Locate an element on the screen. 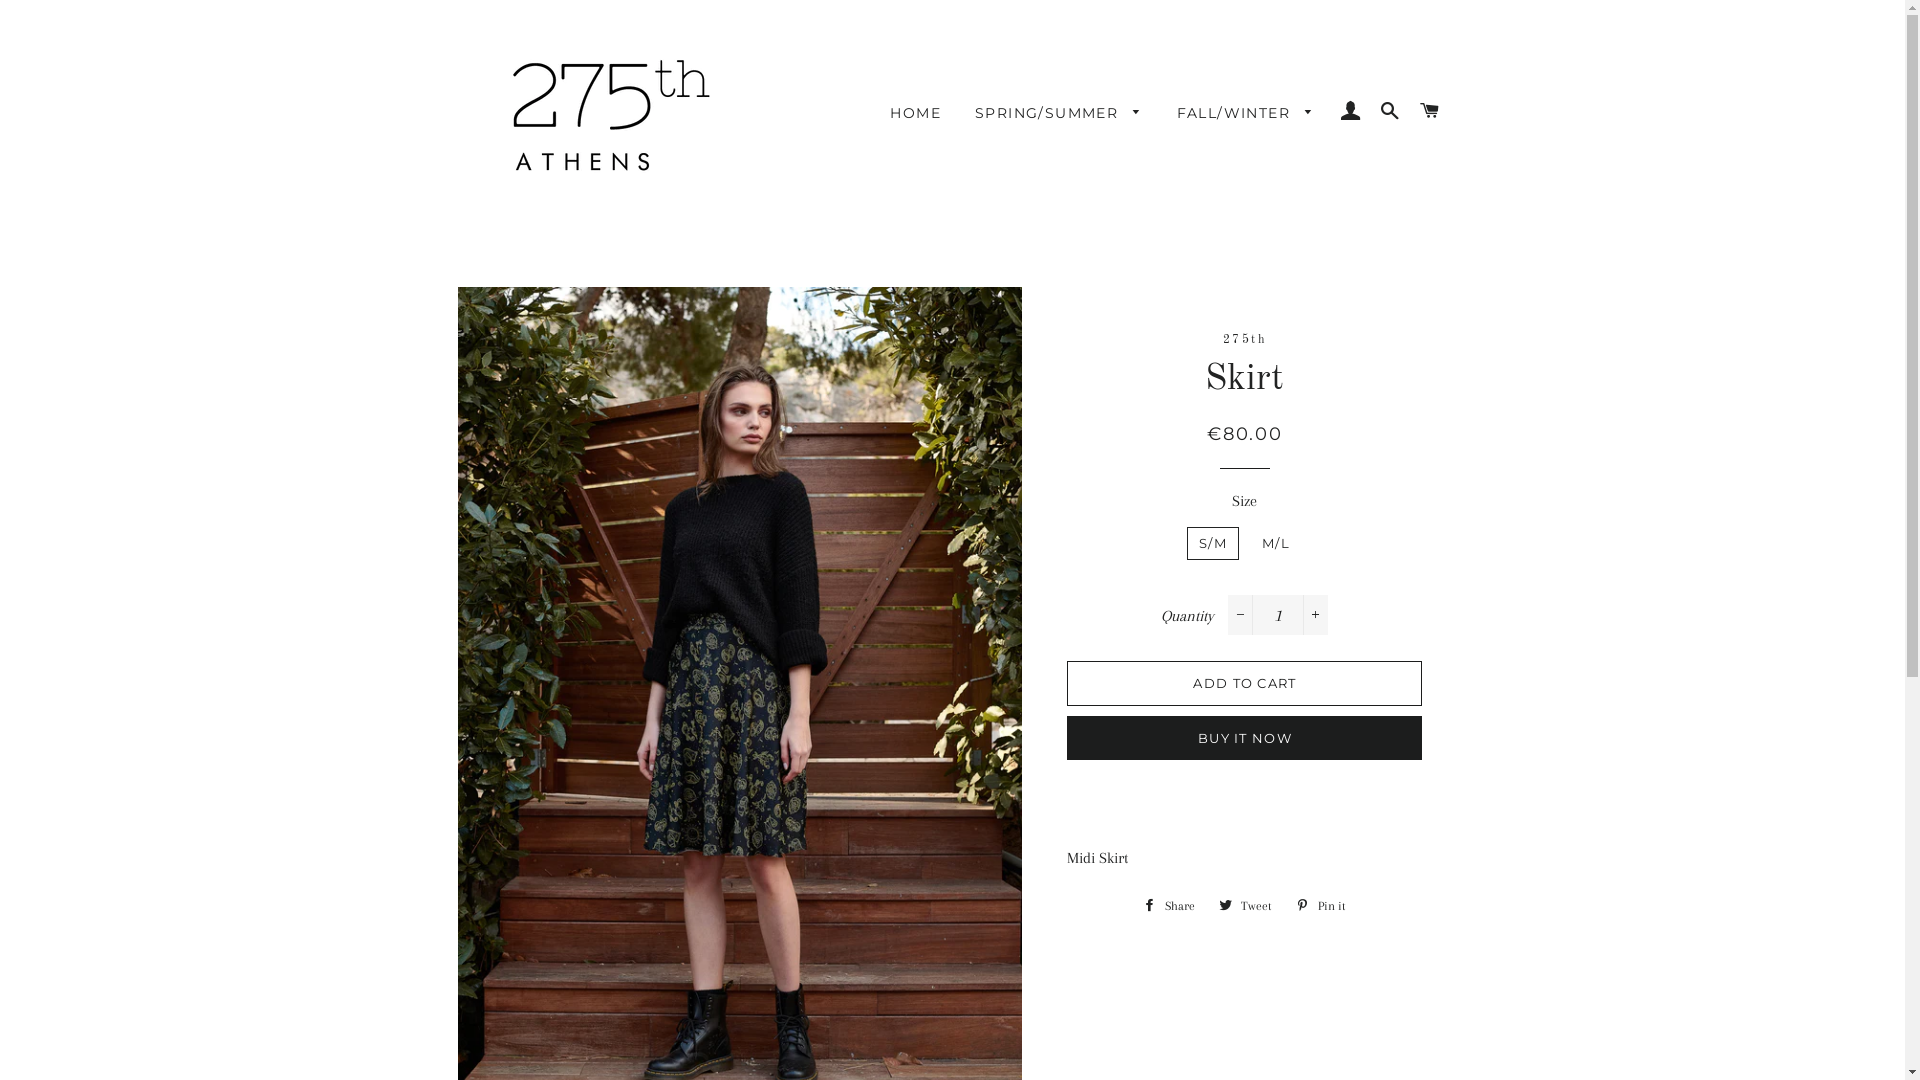 The width and height of the screenshot is (1920, 1080). 'LOG IN' is located at coordinates (1350, 111).